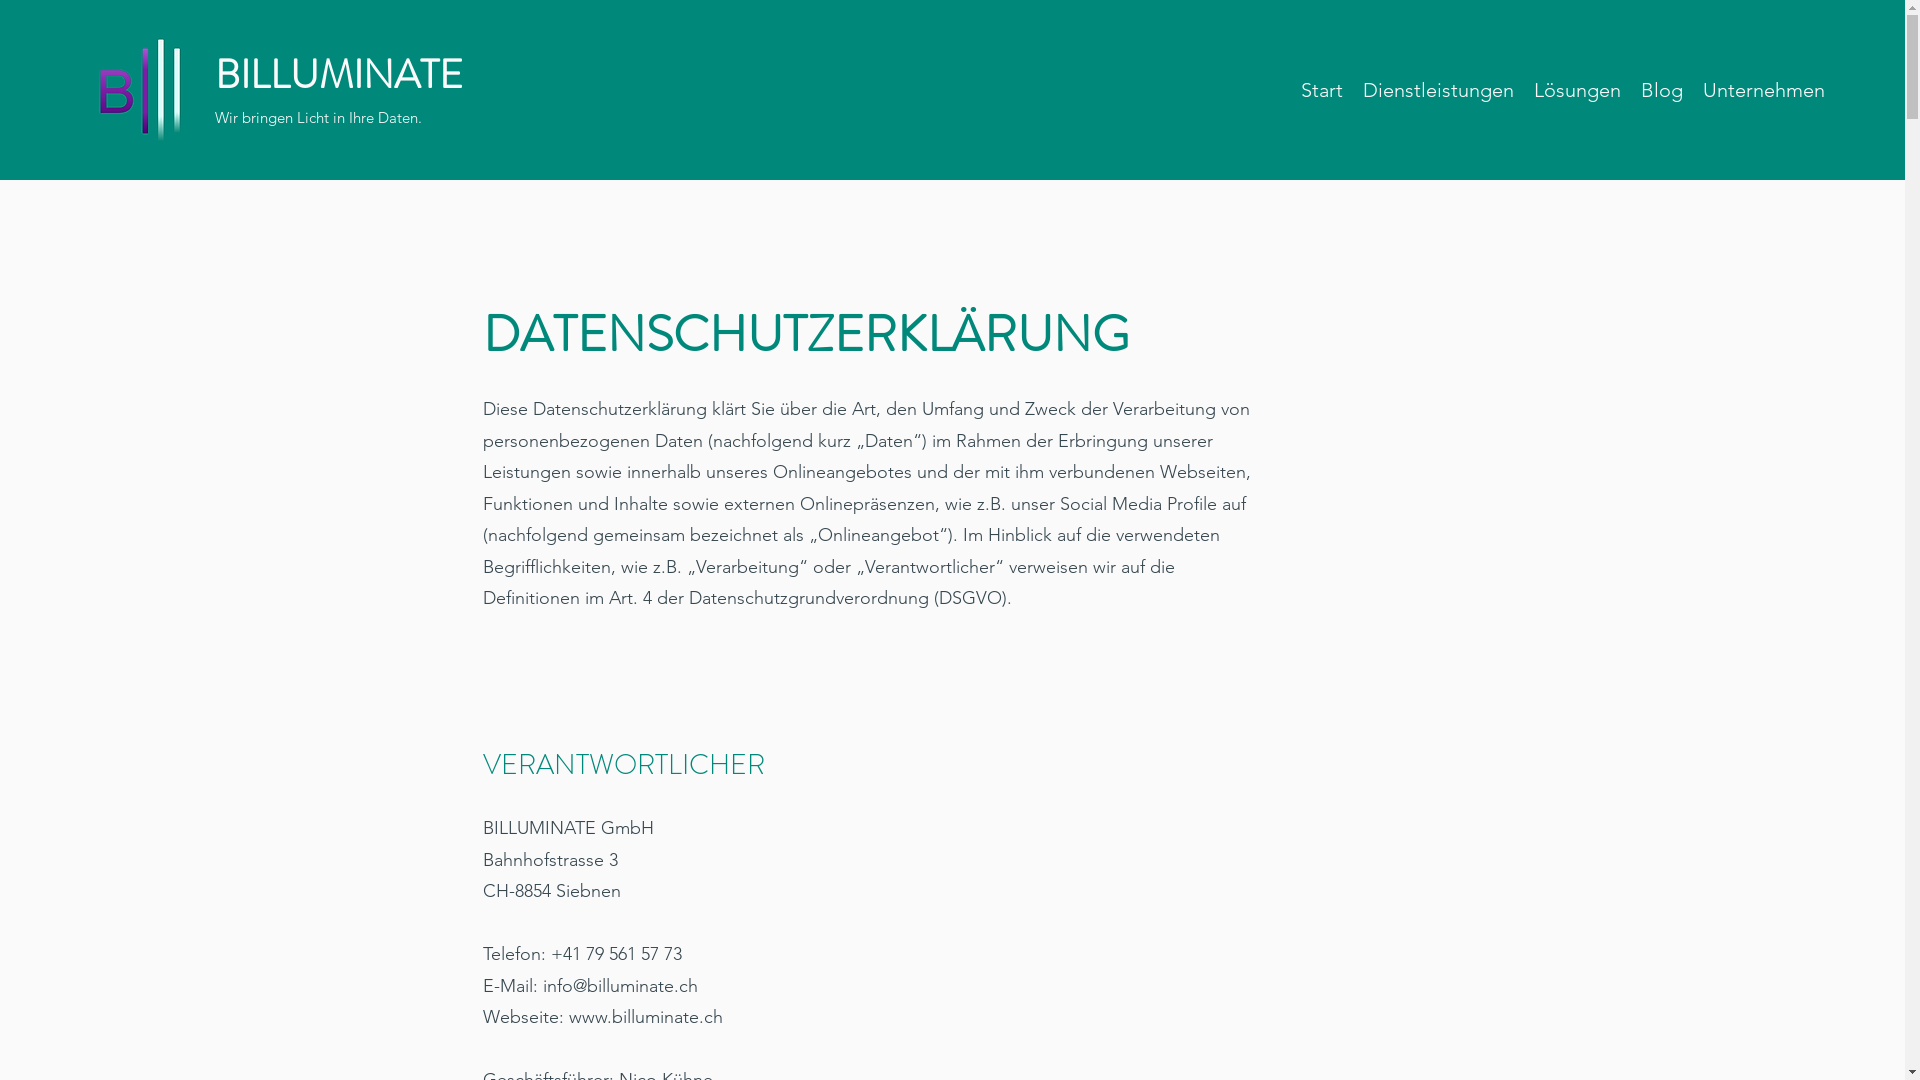 This screenshot has width=1920, height=1080. I want to click on 'Blog', so click(1661, 88).